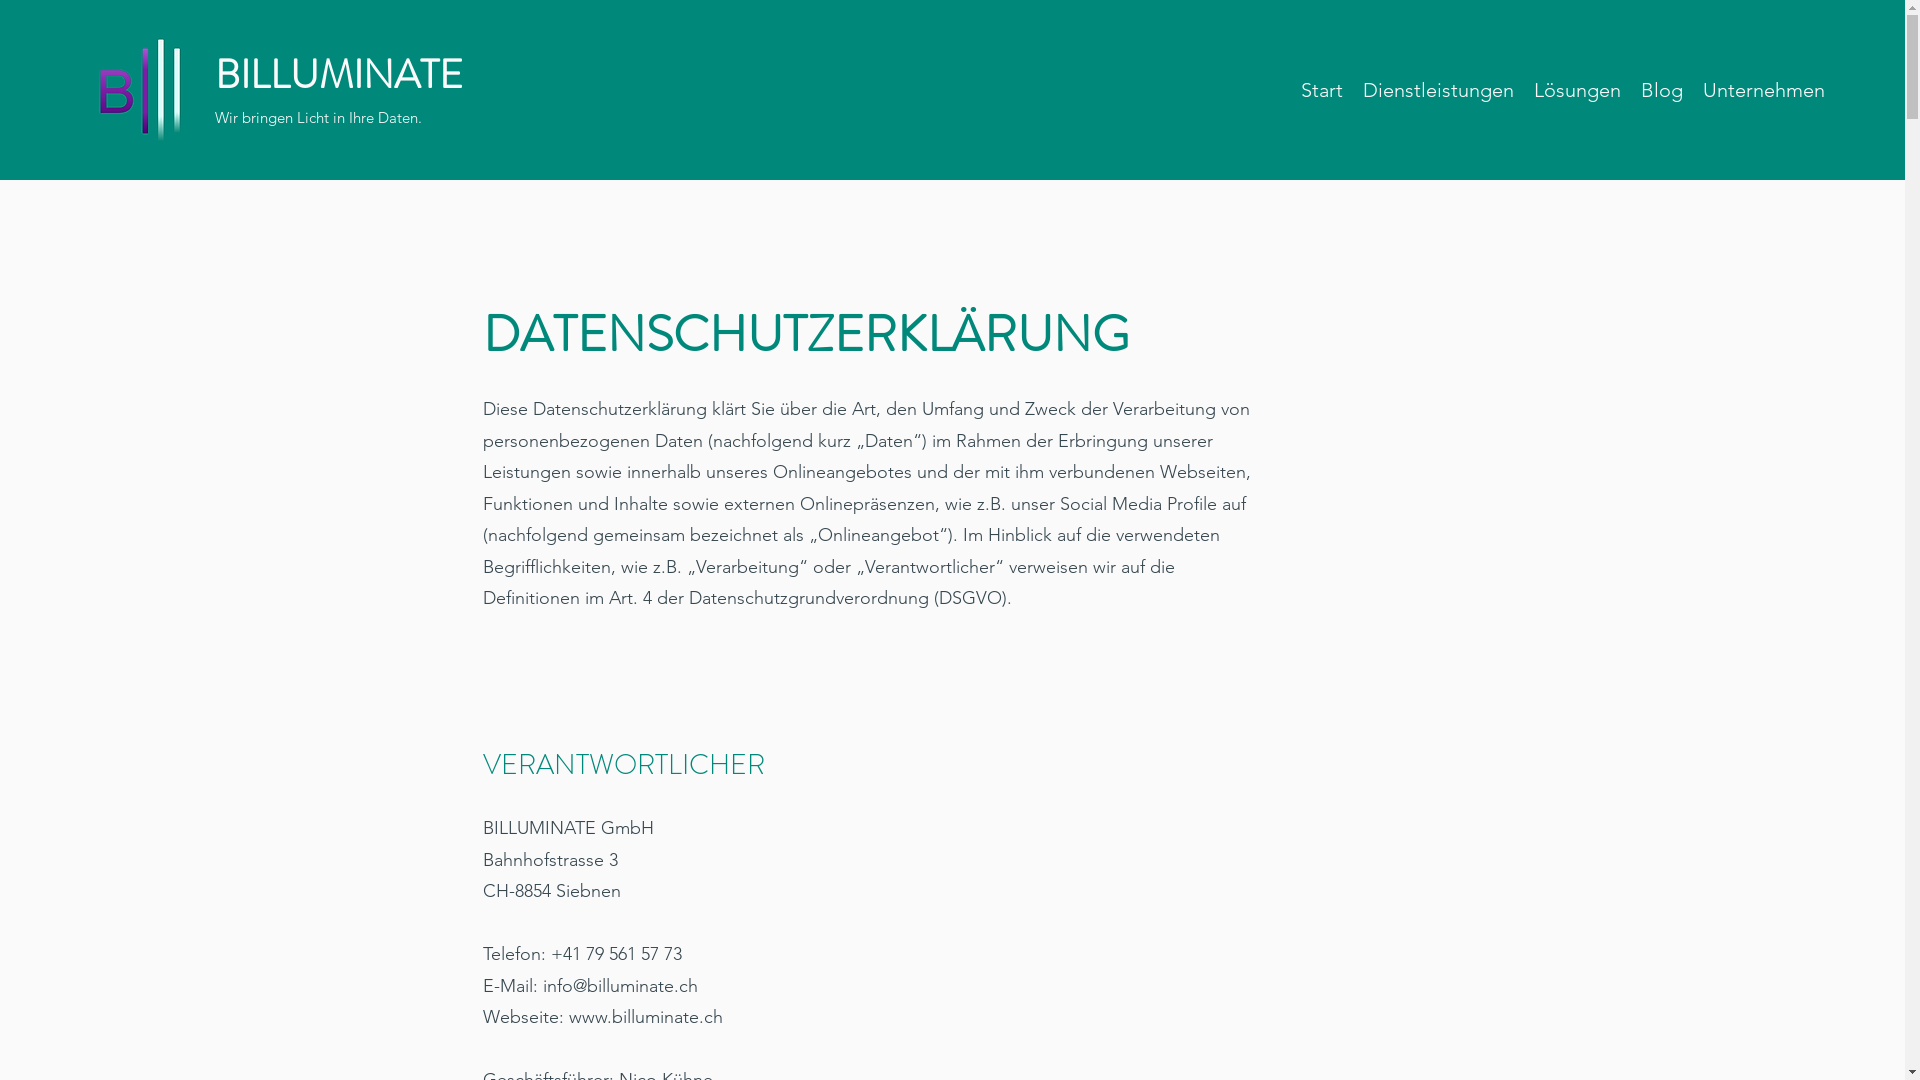 This screenshot has width=1920, height=1080. I want to click on 'Blog', so click(1661, 88).